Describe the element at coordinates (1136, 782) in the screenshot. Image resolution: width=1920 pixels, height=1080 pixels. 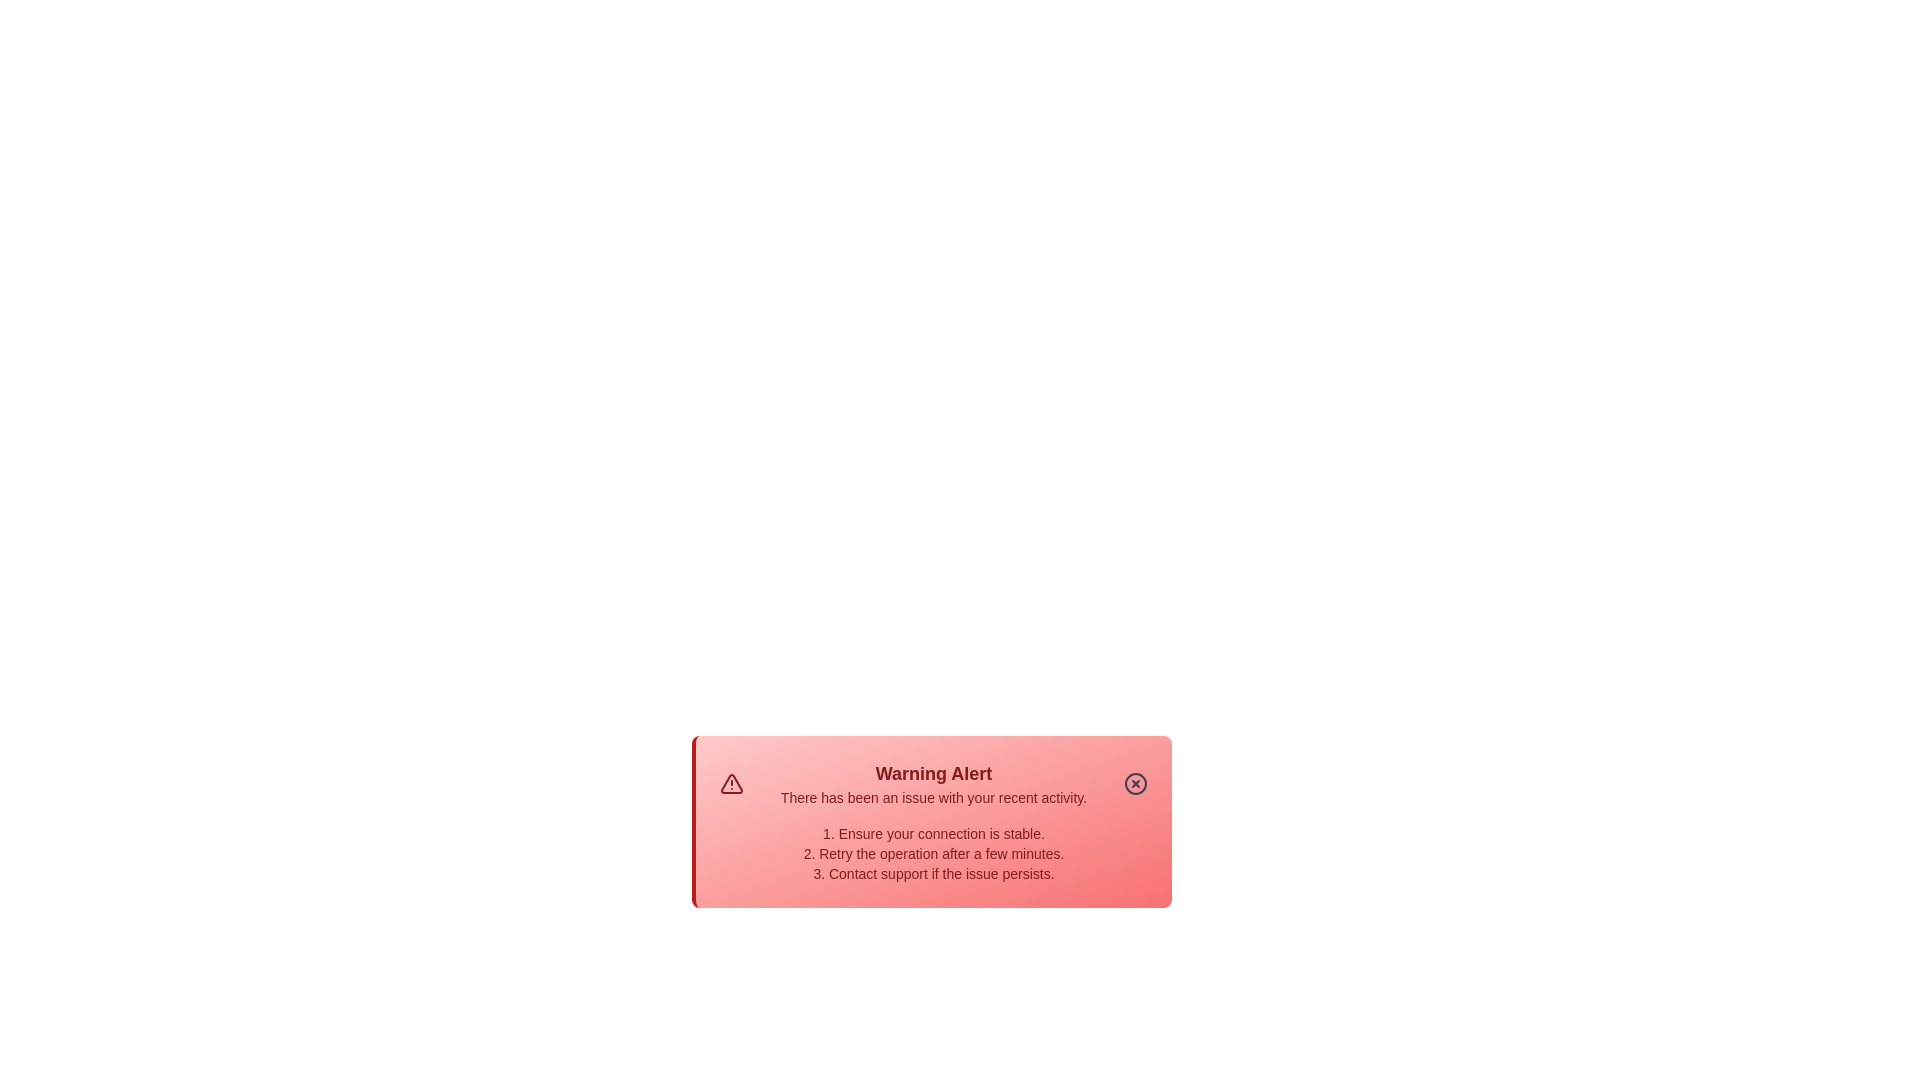
I see `the close button to dismiss the alert` at that location.